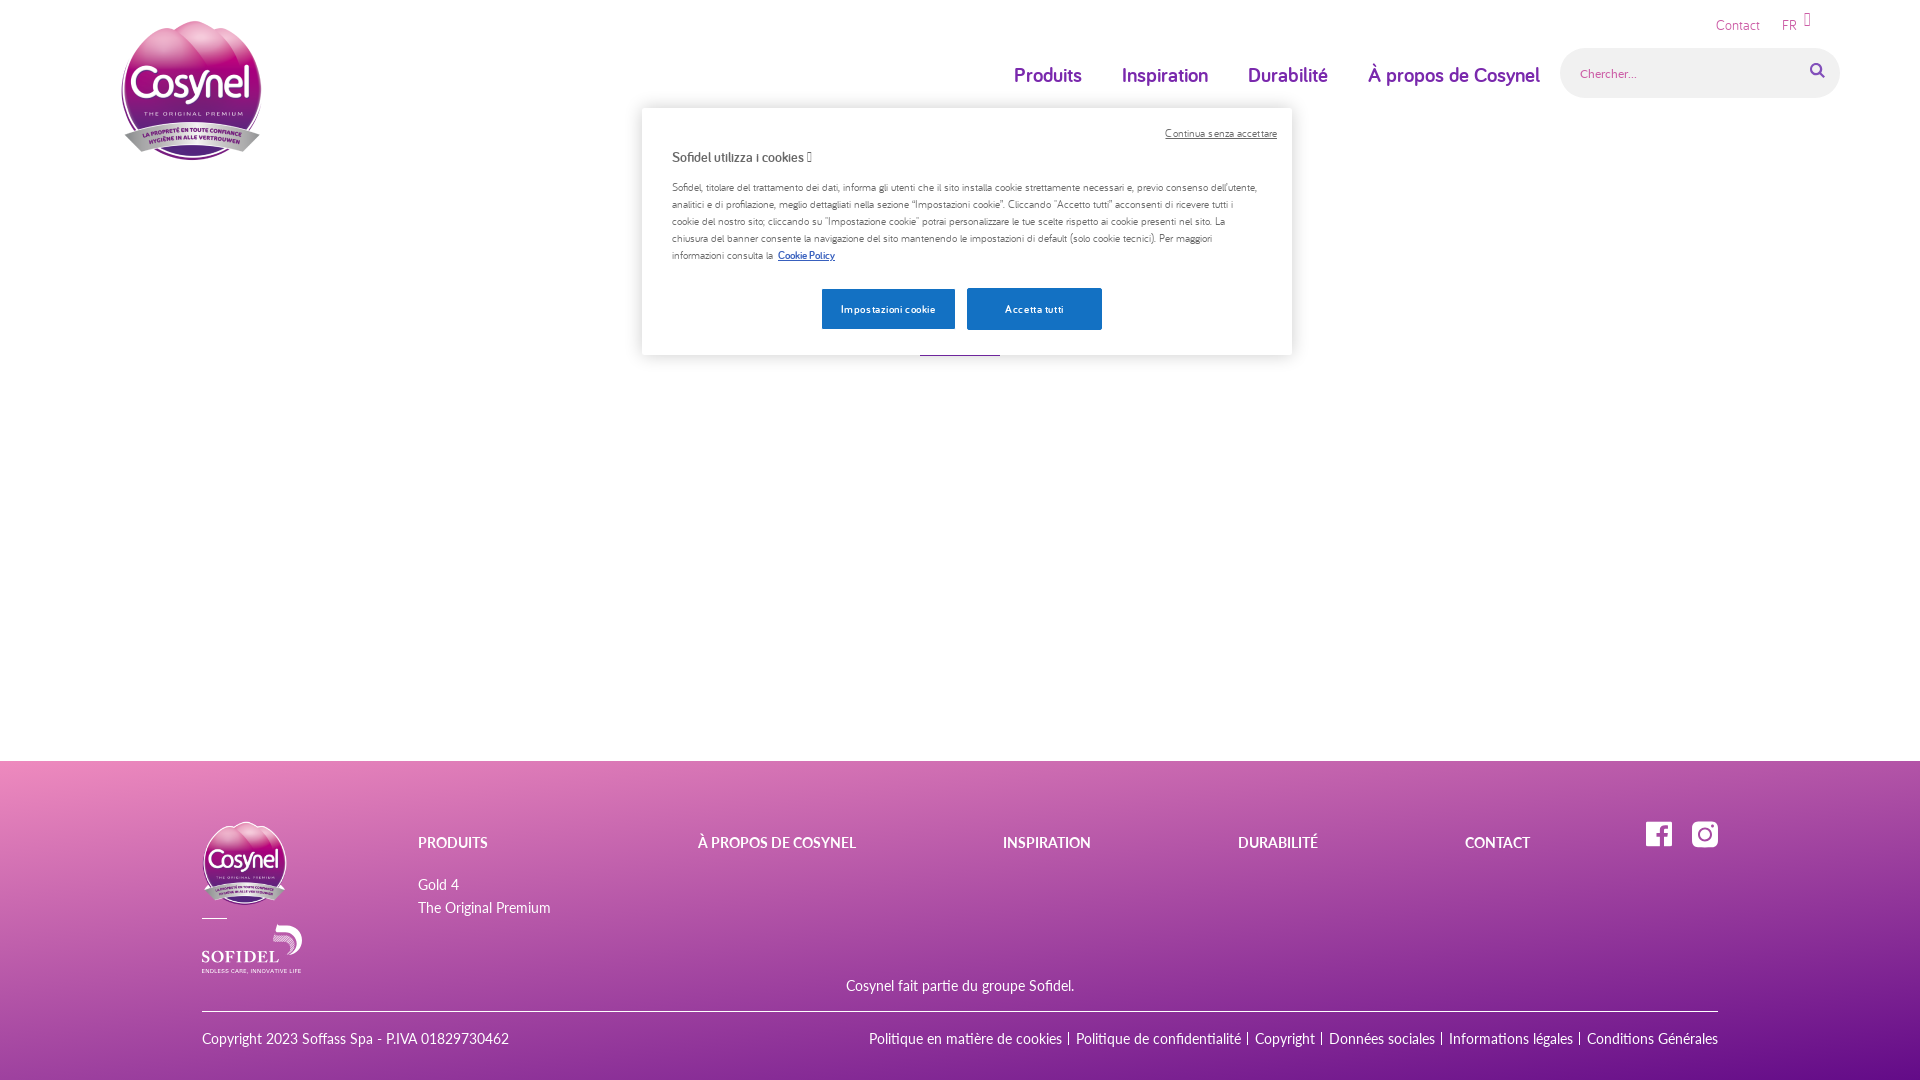  What do you see at coordinates (1003, 842) in the screenshot?
I see `'INSPIRATION'` at bounding box center [1003, 842].